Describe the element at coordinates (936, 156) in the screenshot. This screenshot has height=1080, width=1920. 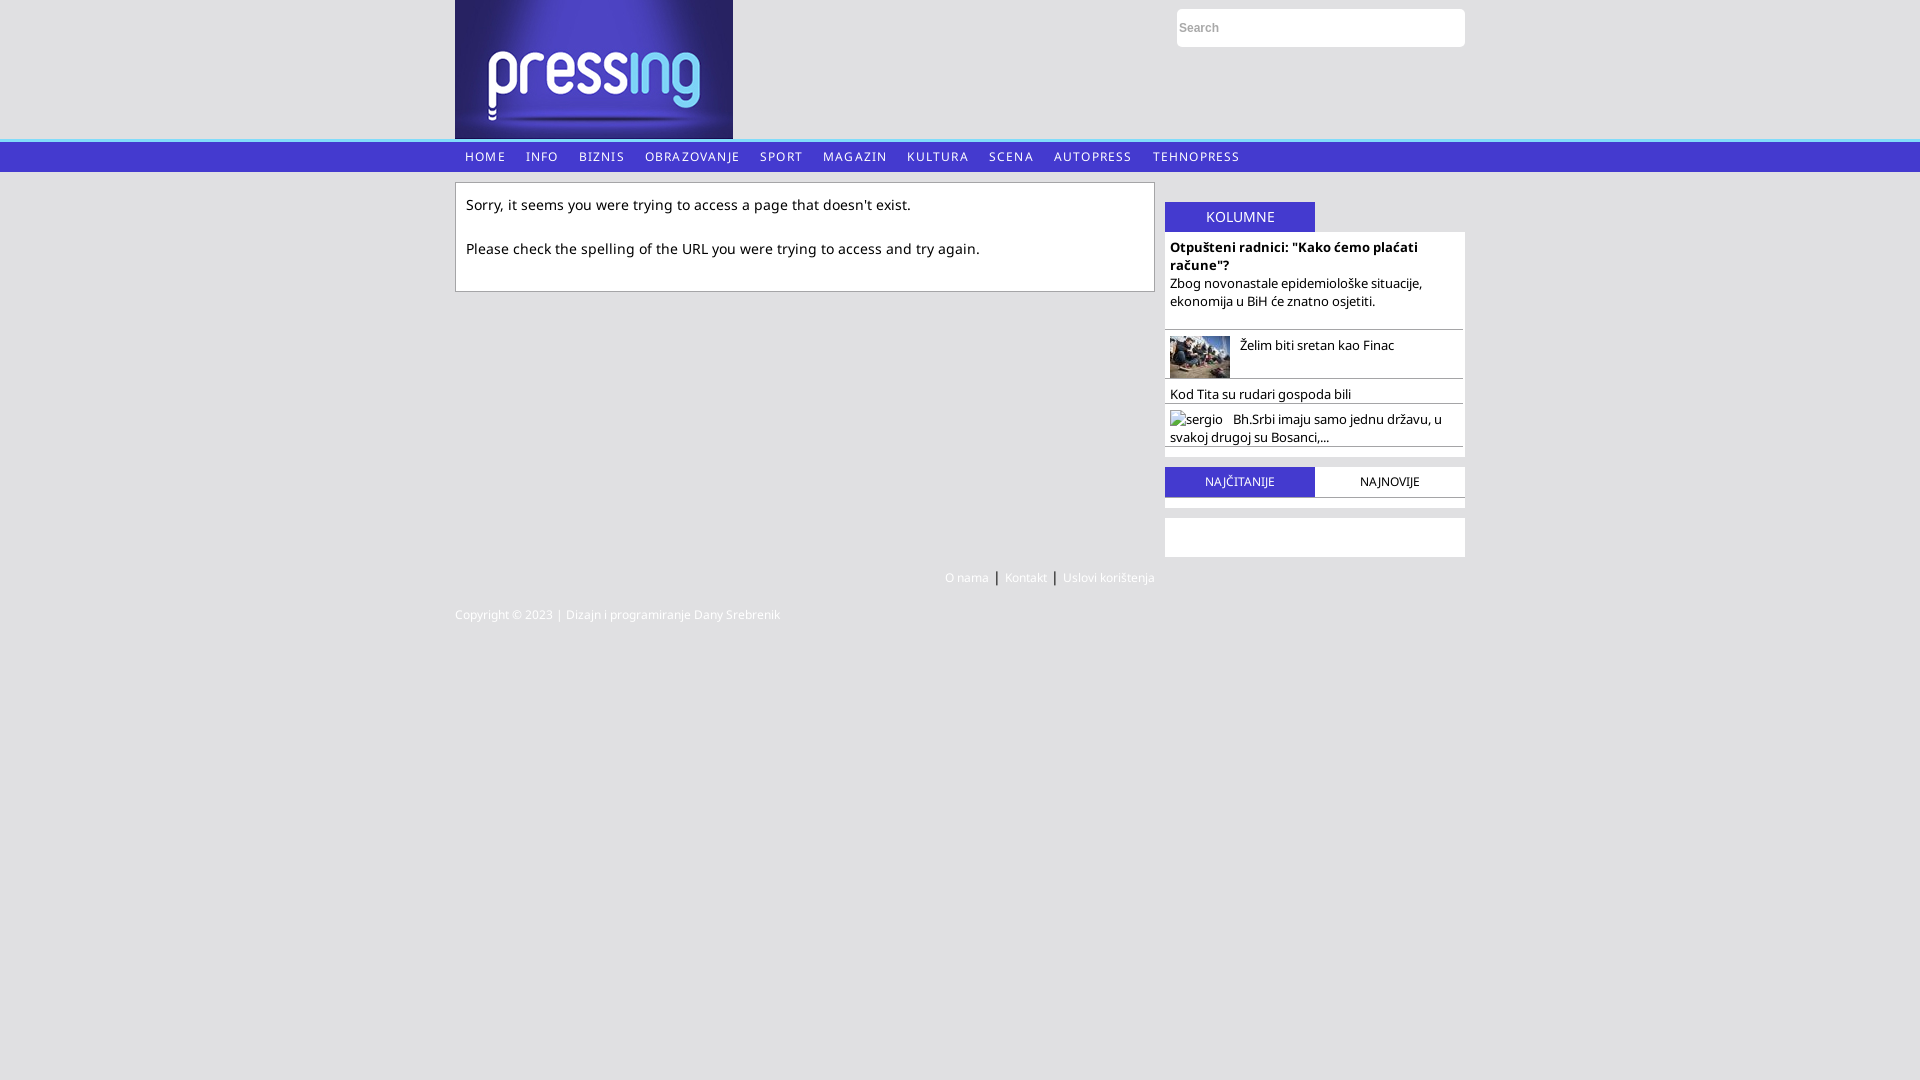
I see `'KULTURA'` at that location.